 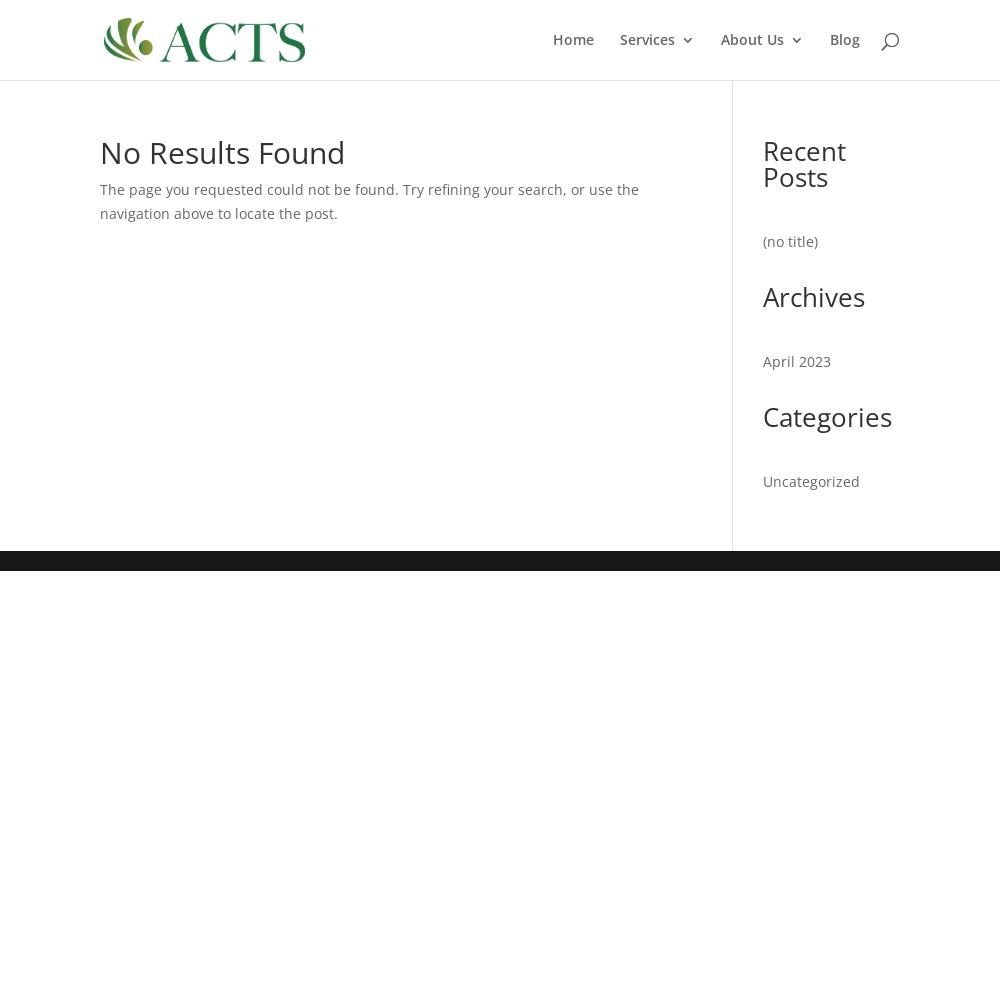 I want to click on 'Services', so click(x=619, y=39).